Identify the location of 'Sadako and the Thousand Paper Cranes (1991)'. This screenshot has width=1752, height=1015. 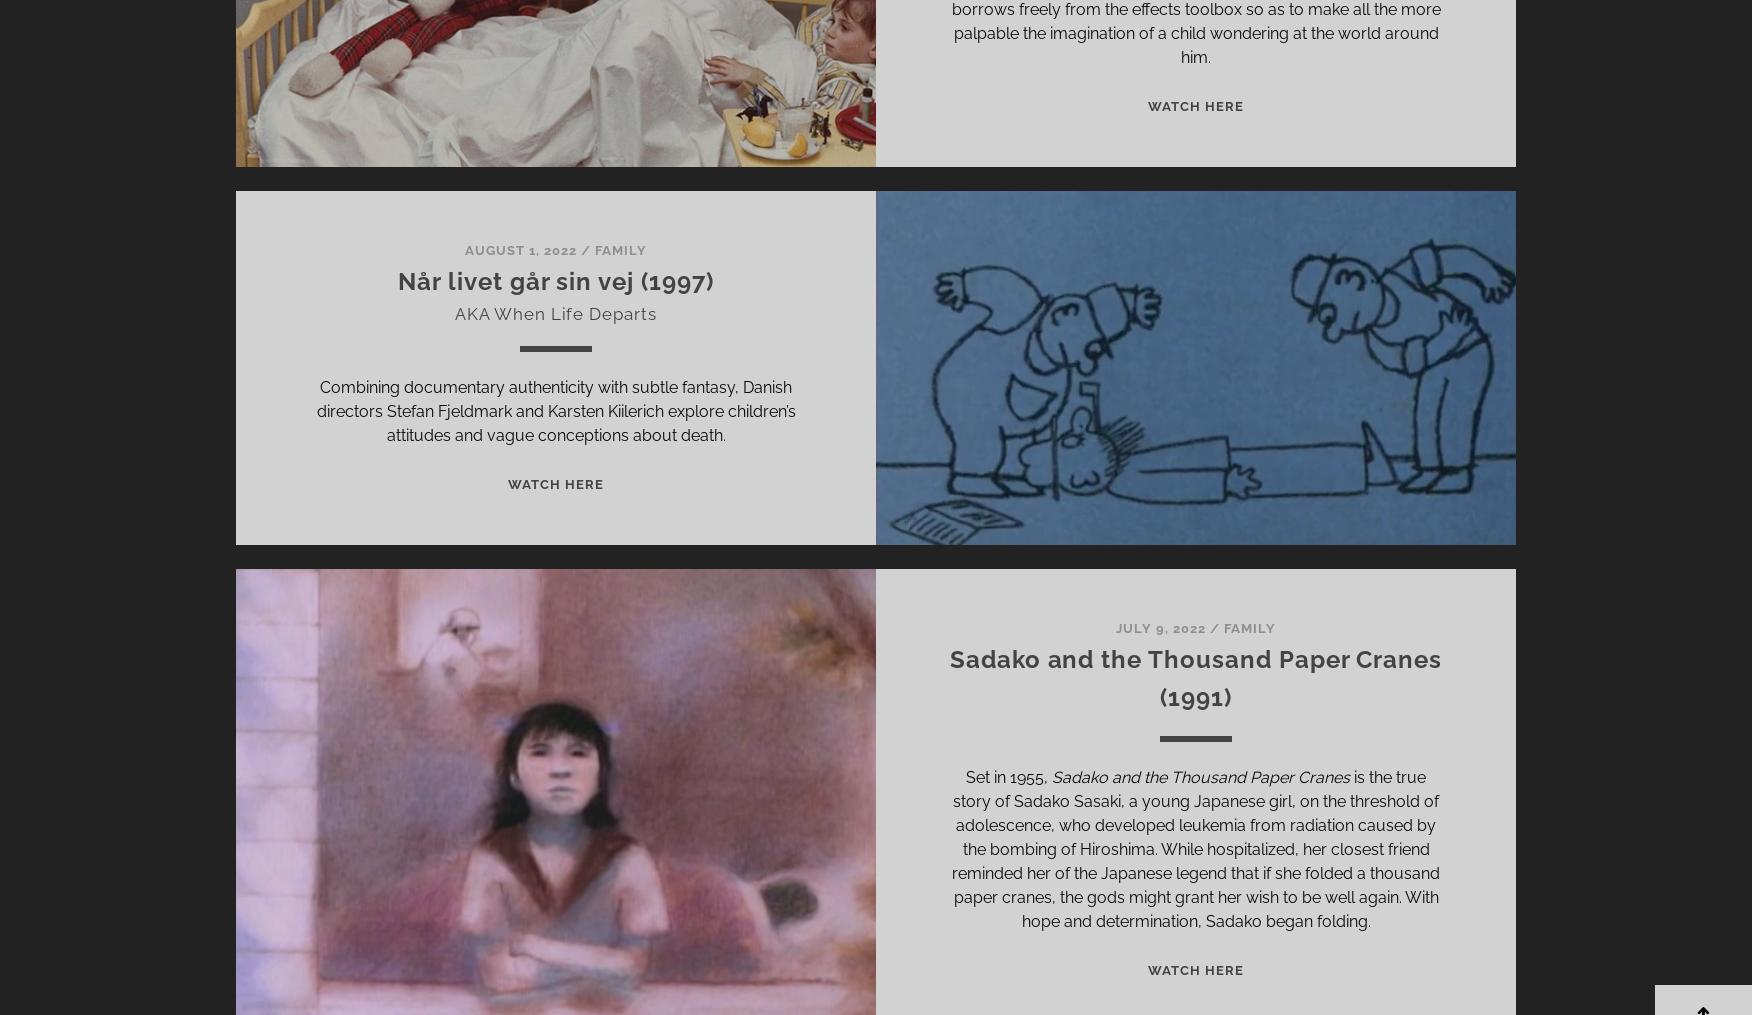
(1195, 679).